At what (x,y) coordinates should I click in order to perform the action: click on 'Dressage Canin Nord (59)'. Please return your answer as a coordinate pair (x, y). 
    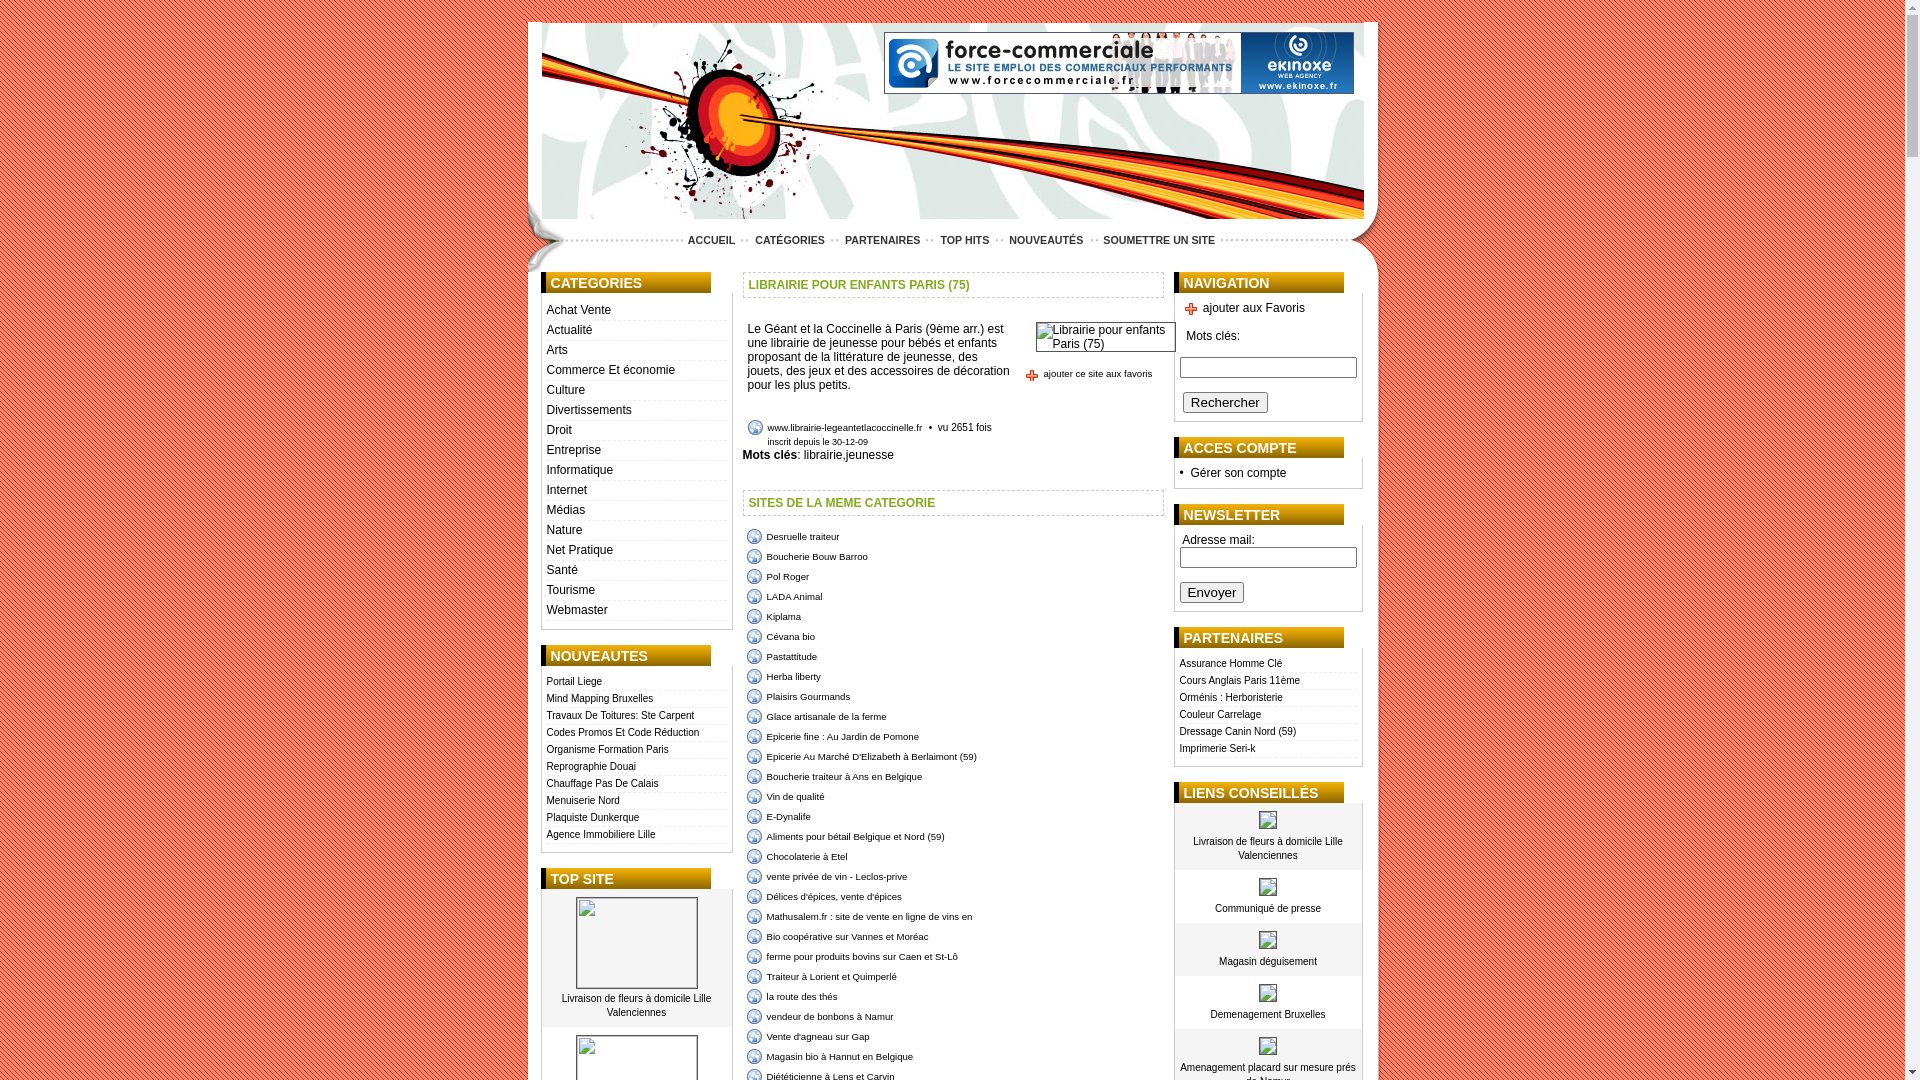
    Looking at the image, I should click on (1267, 732).